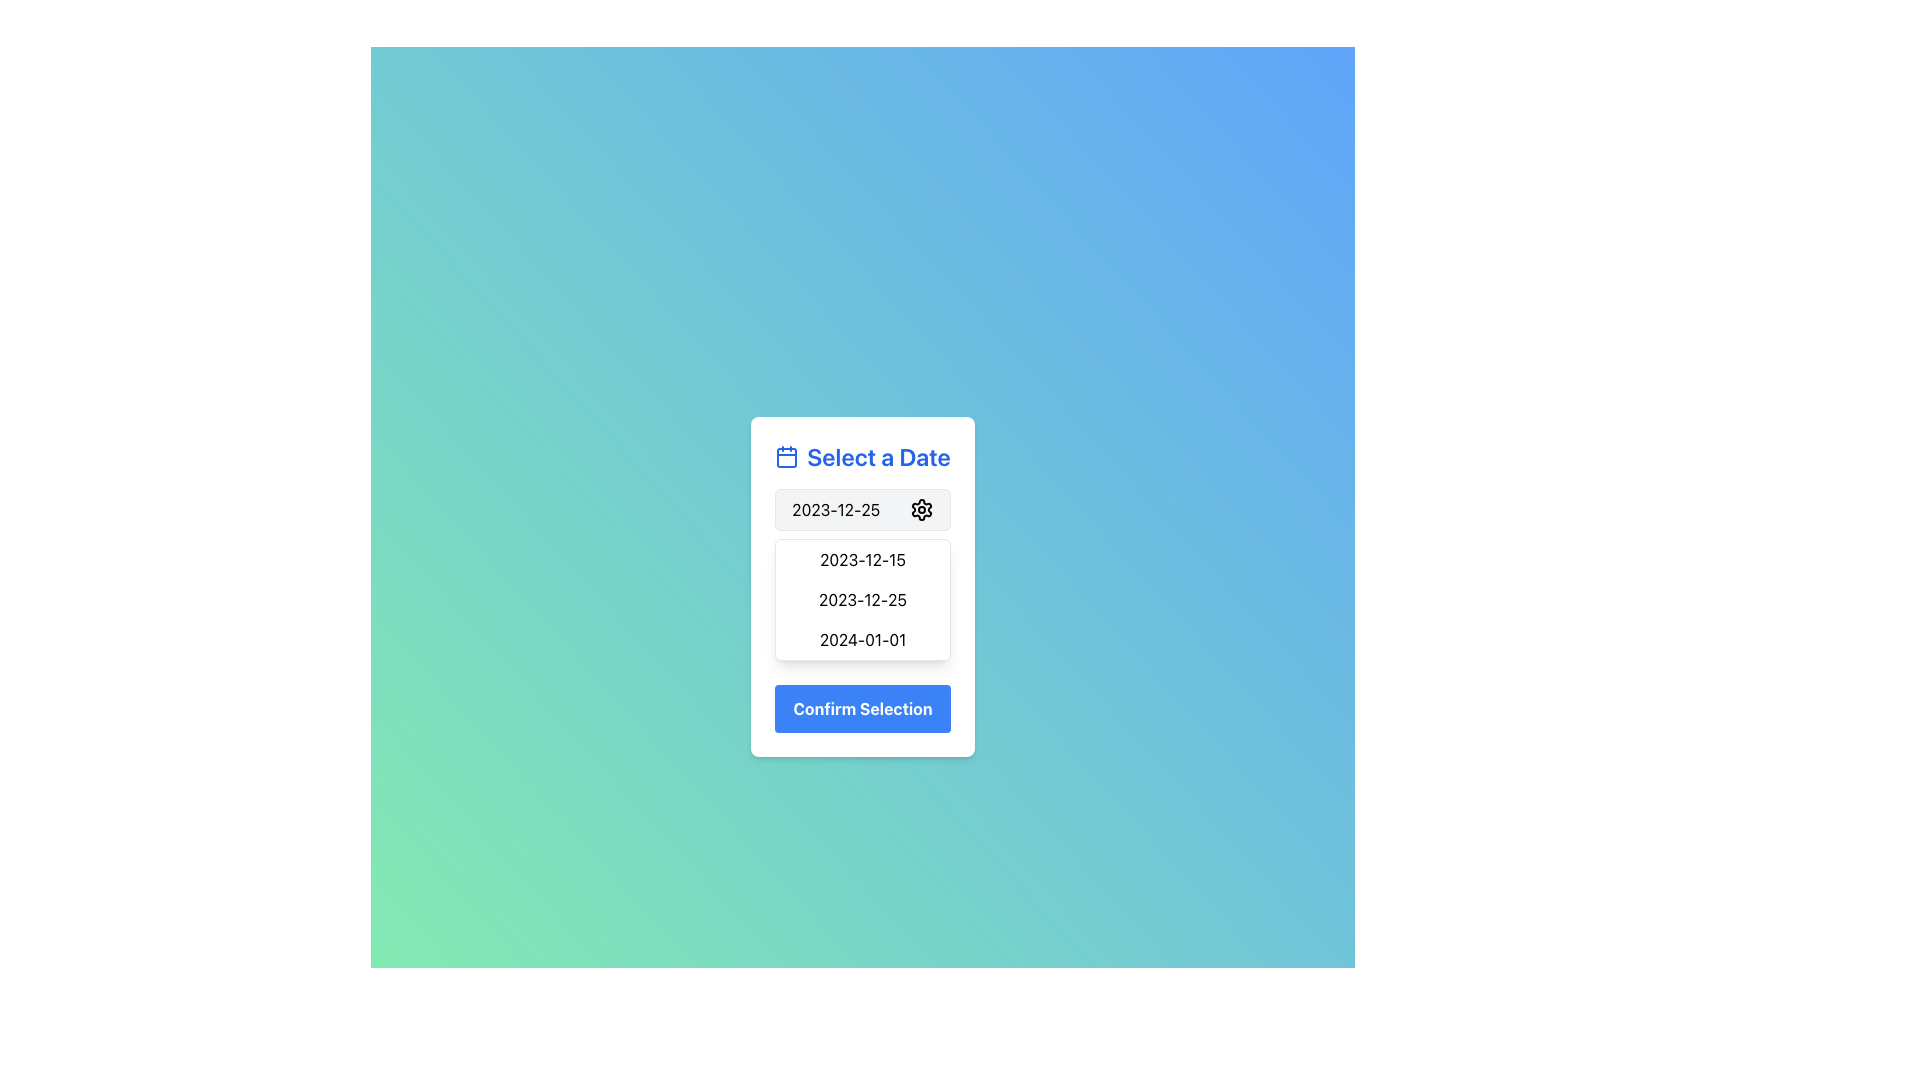  I want to click on text of the heading label for the date selection feature located at the top of the interface, above the dropdown menu, so click(863, 456).